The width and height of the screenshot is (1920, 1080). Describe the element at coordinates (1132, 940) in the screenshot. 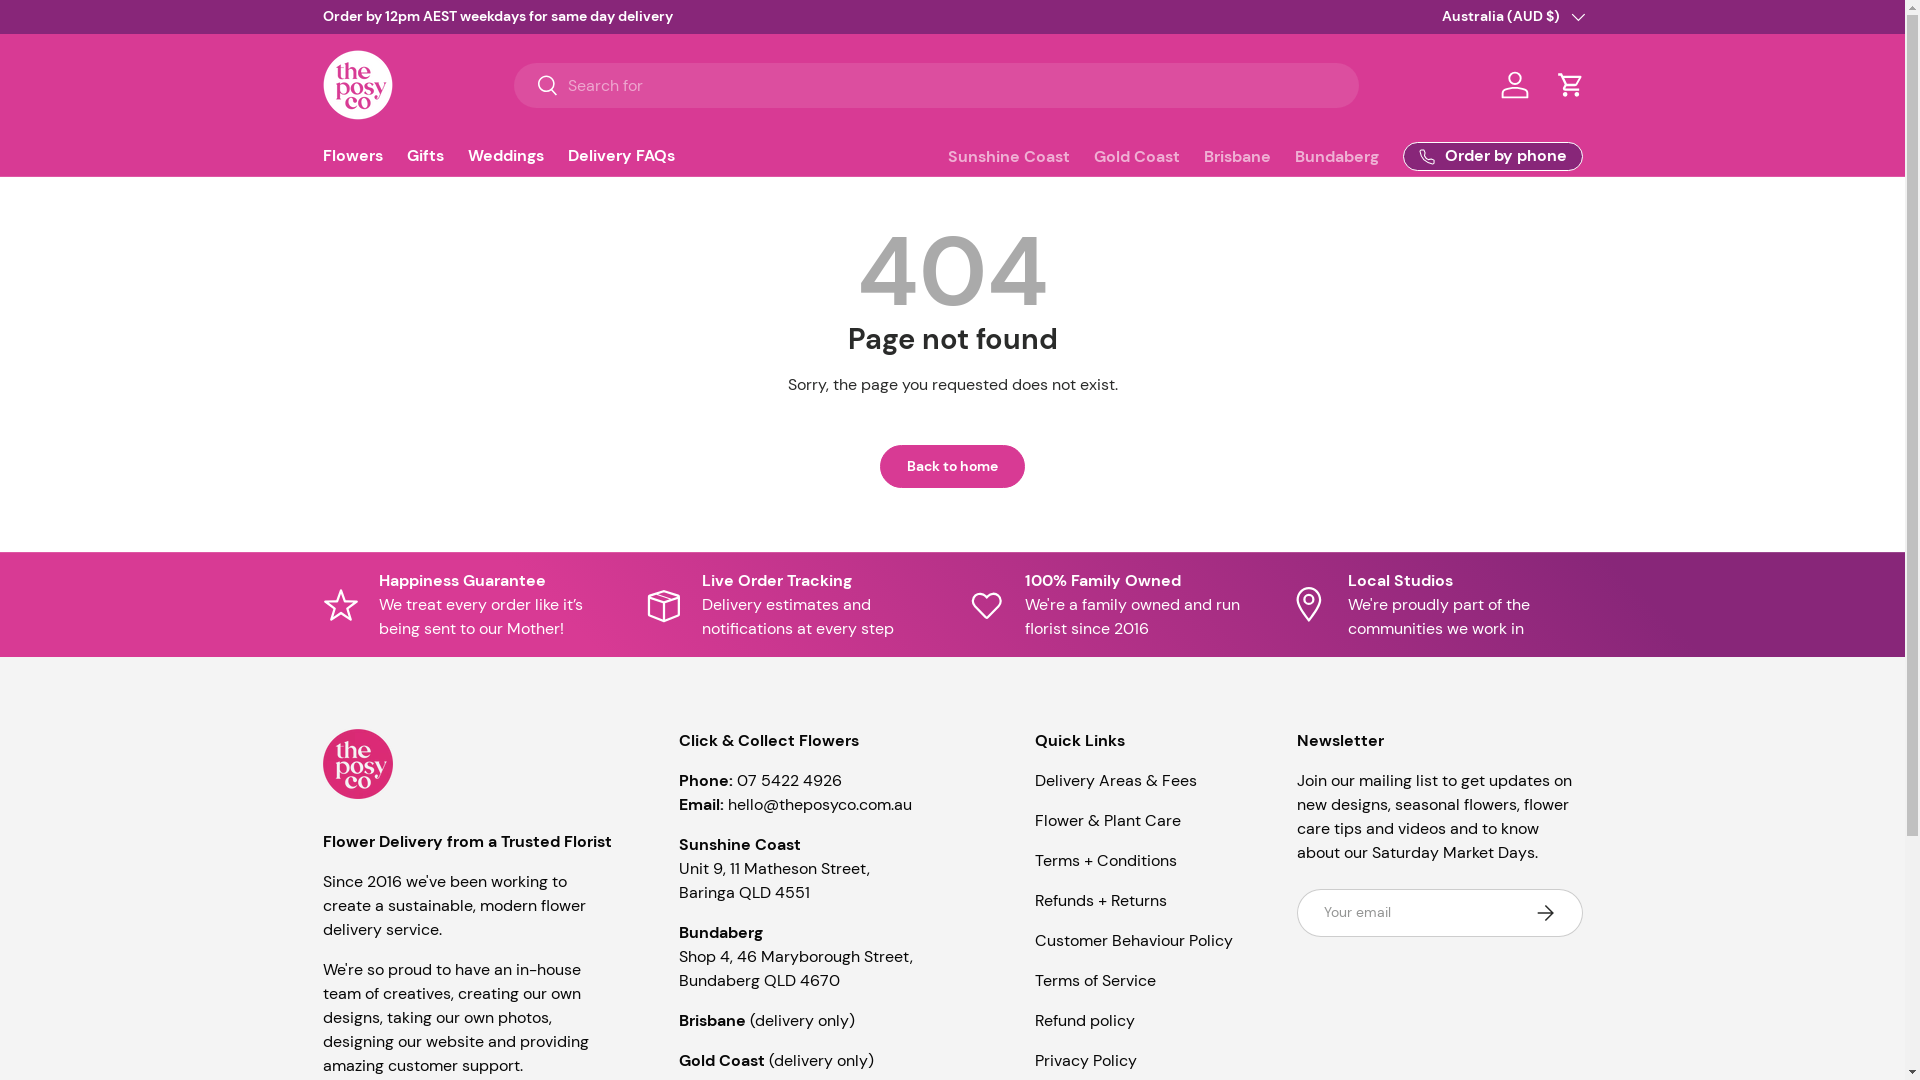

I see `'Customer Behaviour Policy'` at that location.